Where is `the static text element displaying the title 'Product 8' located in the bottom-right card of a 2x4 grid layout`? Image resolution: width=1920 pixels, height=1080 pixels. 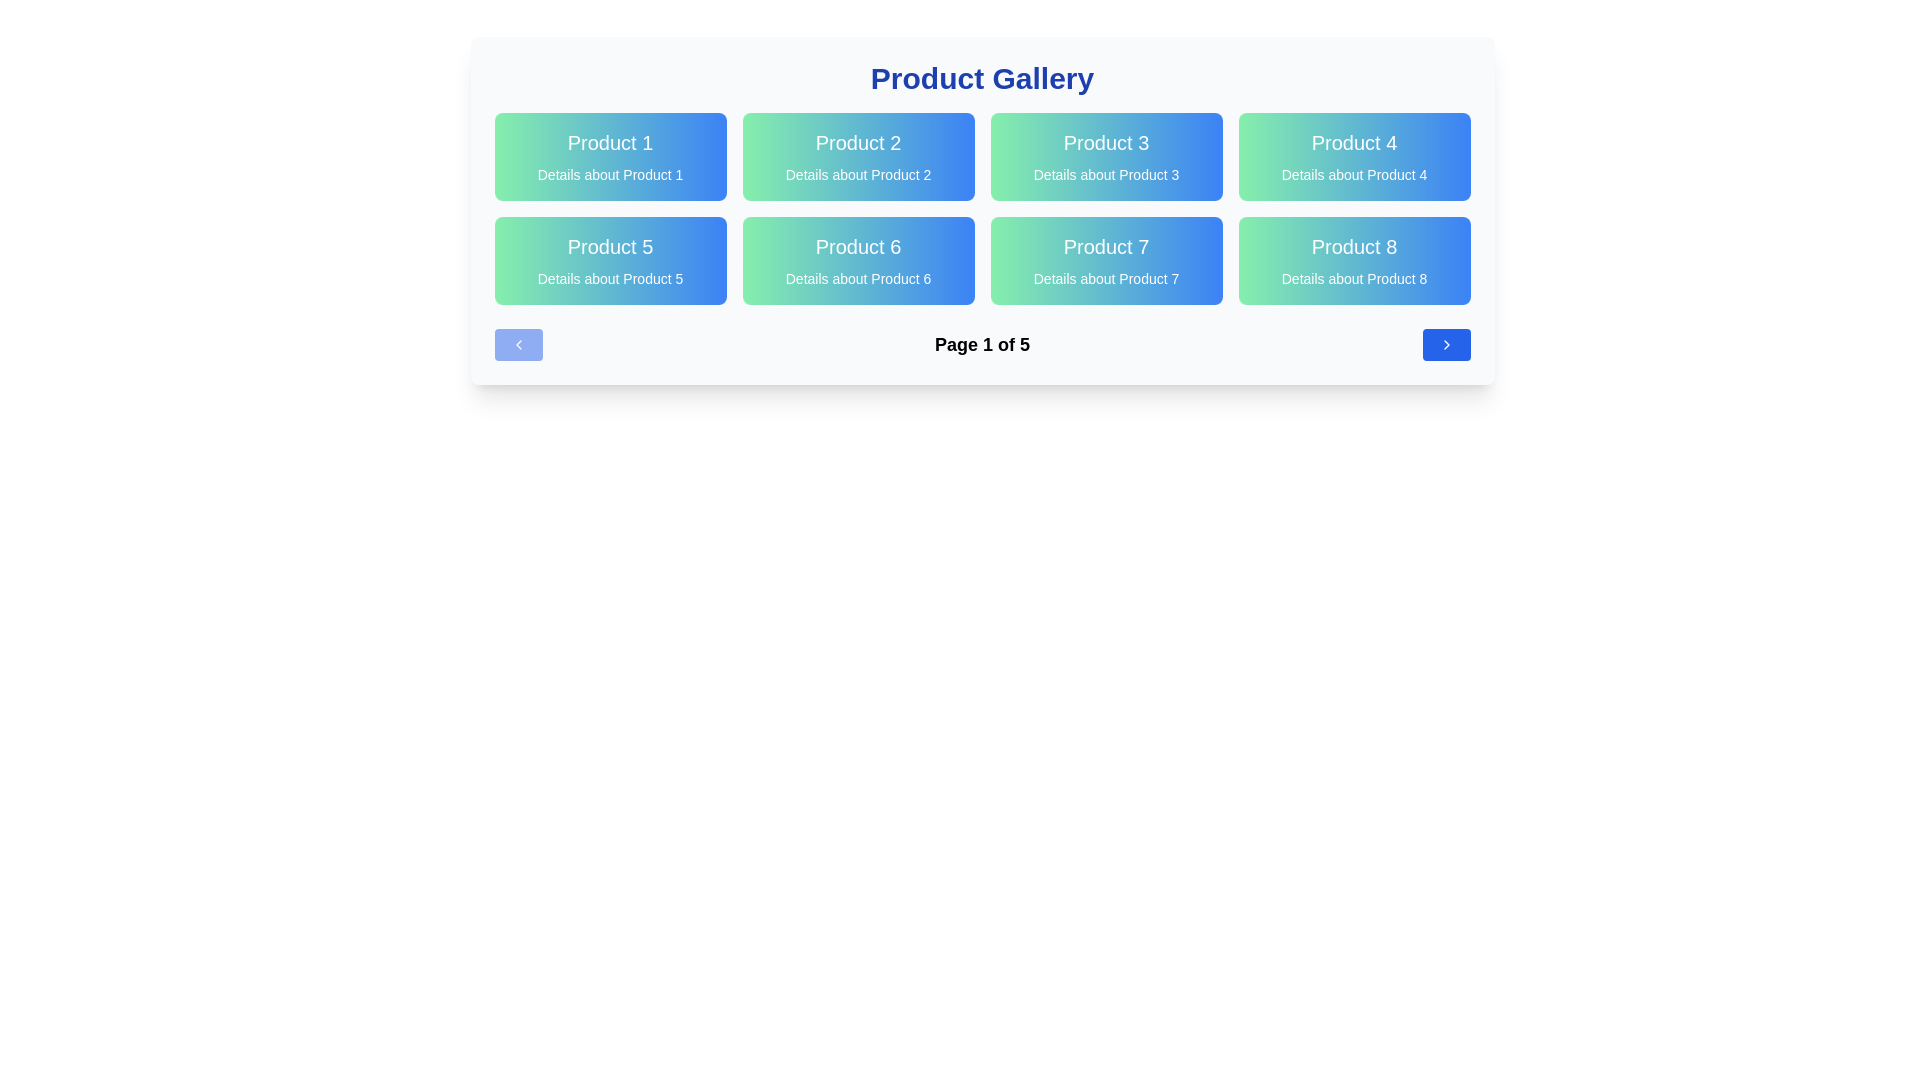 the static text element displaying the title 'Product 8' located in the bottom-right card of a 2x4 grid layout is located at coordinates (1354, 245).